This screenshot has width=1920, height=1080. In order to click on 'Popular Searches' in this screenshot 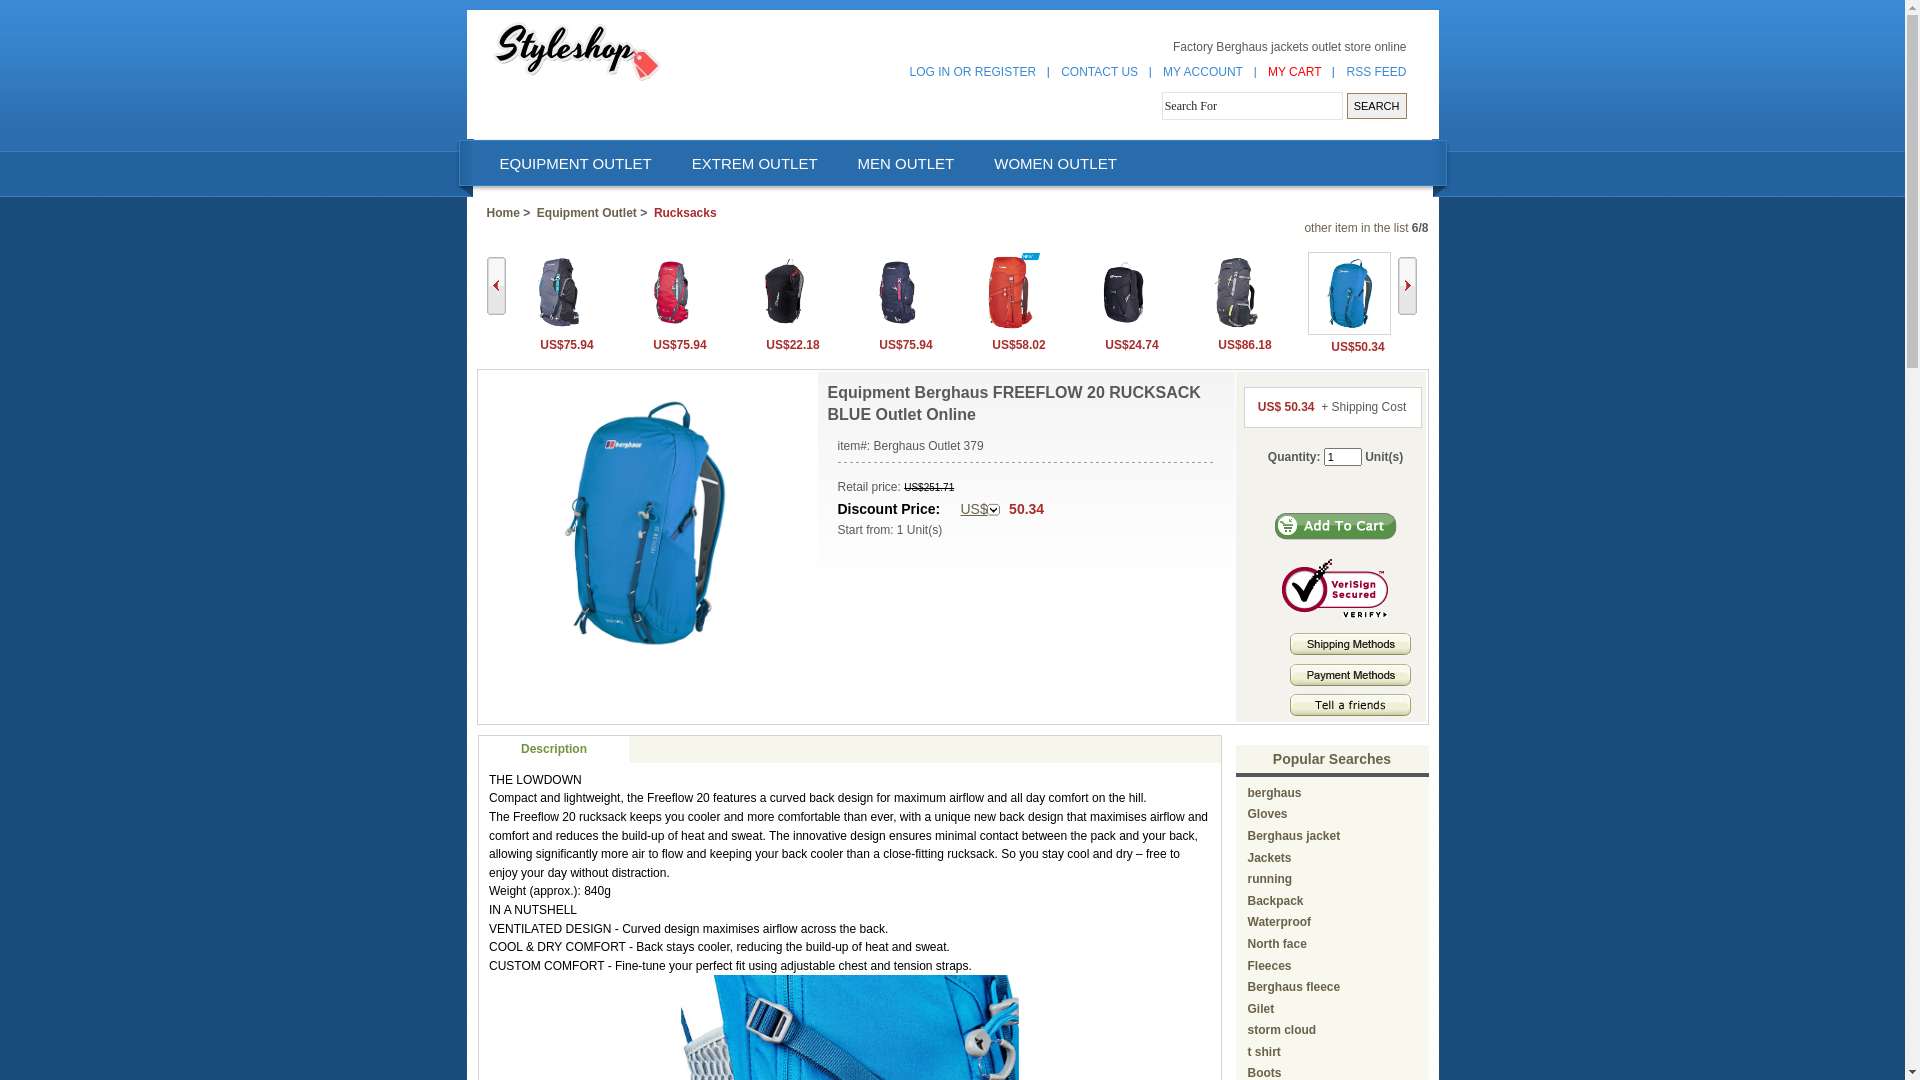, I will do `click(1331, 759)`.